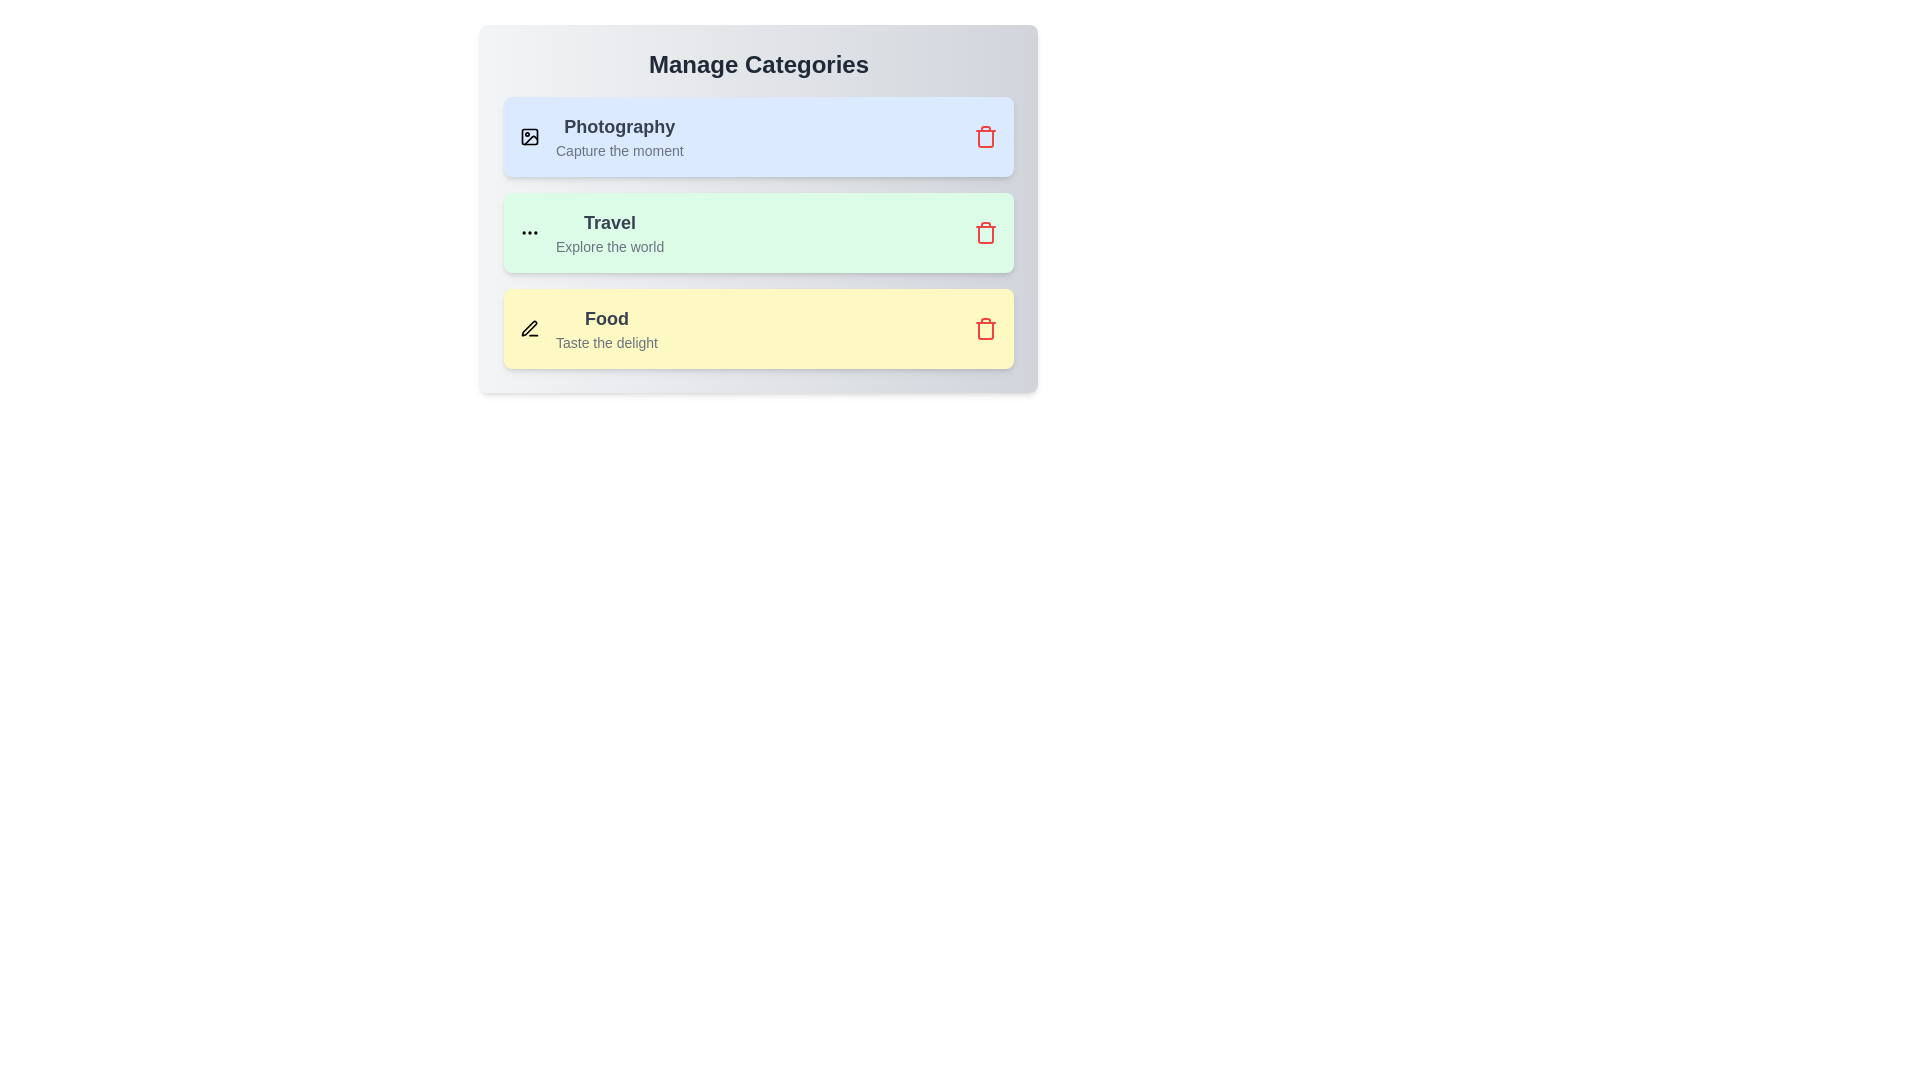  Describe the element at coordinates (529, 136) in the screenshot. I see `the icon of the category Photography to view it` at that location.